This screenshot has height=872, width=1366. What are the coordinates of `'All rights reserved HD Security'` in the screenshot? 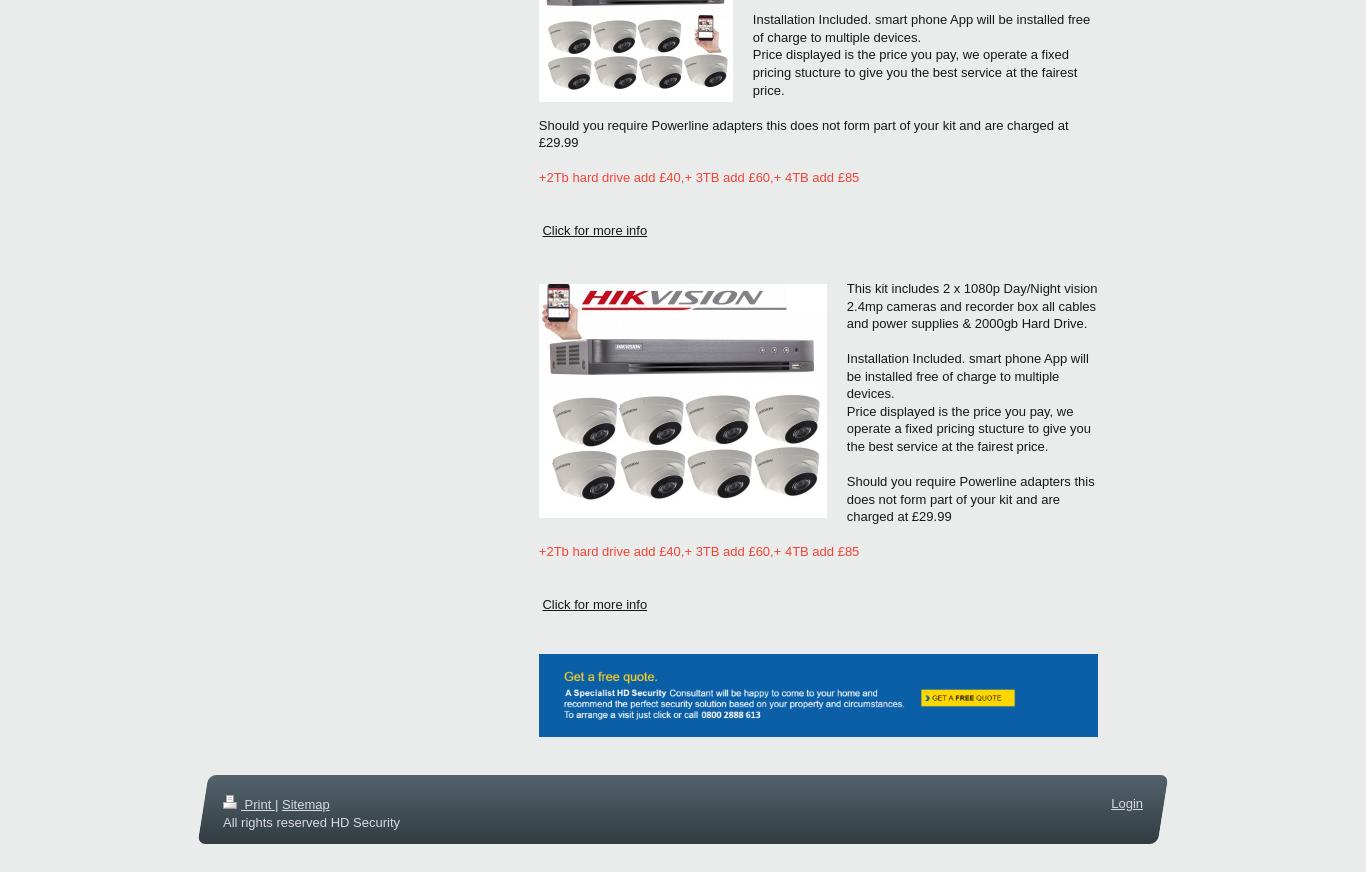 It's located at (311, 821).